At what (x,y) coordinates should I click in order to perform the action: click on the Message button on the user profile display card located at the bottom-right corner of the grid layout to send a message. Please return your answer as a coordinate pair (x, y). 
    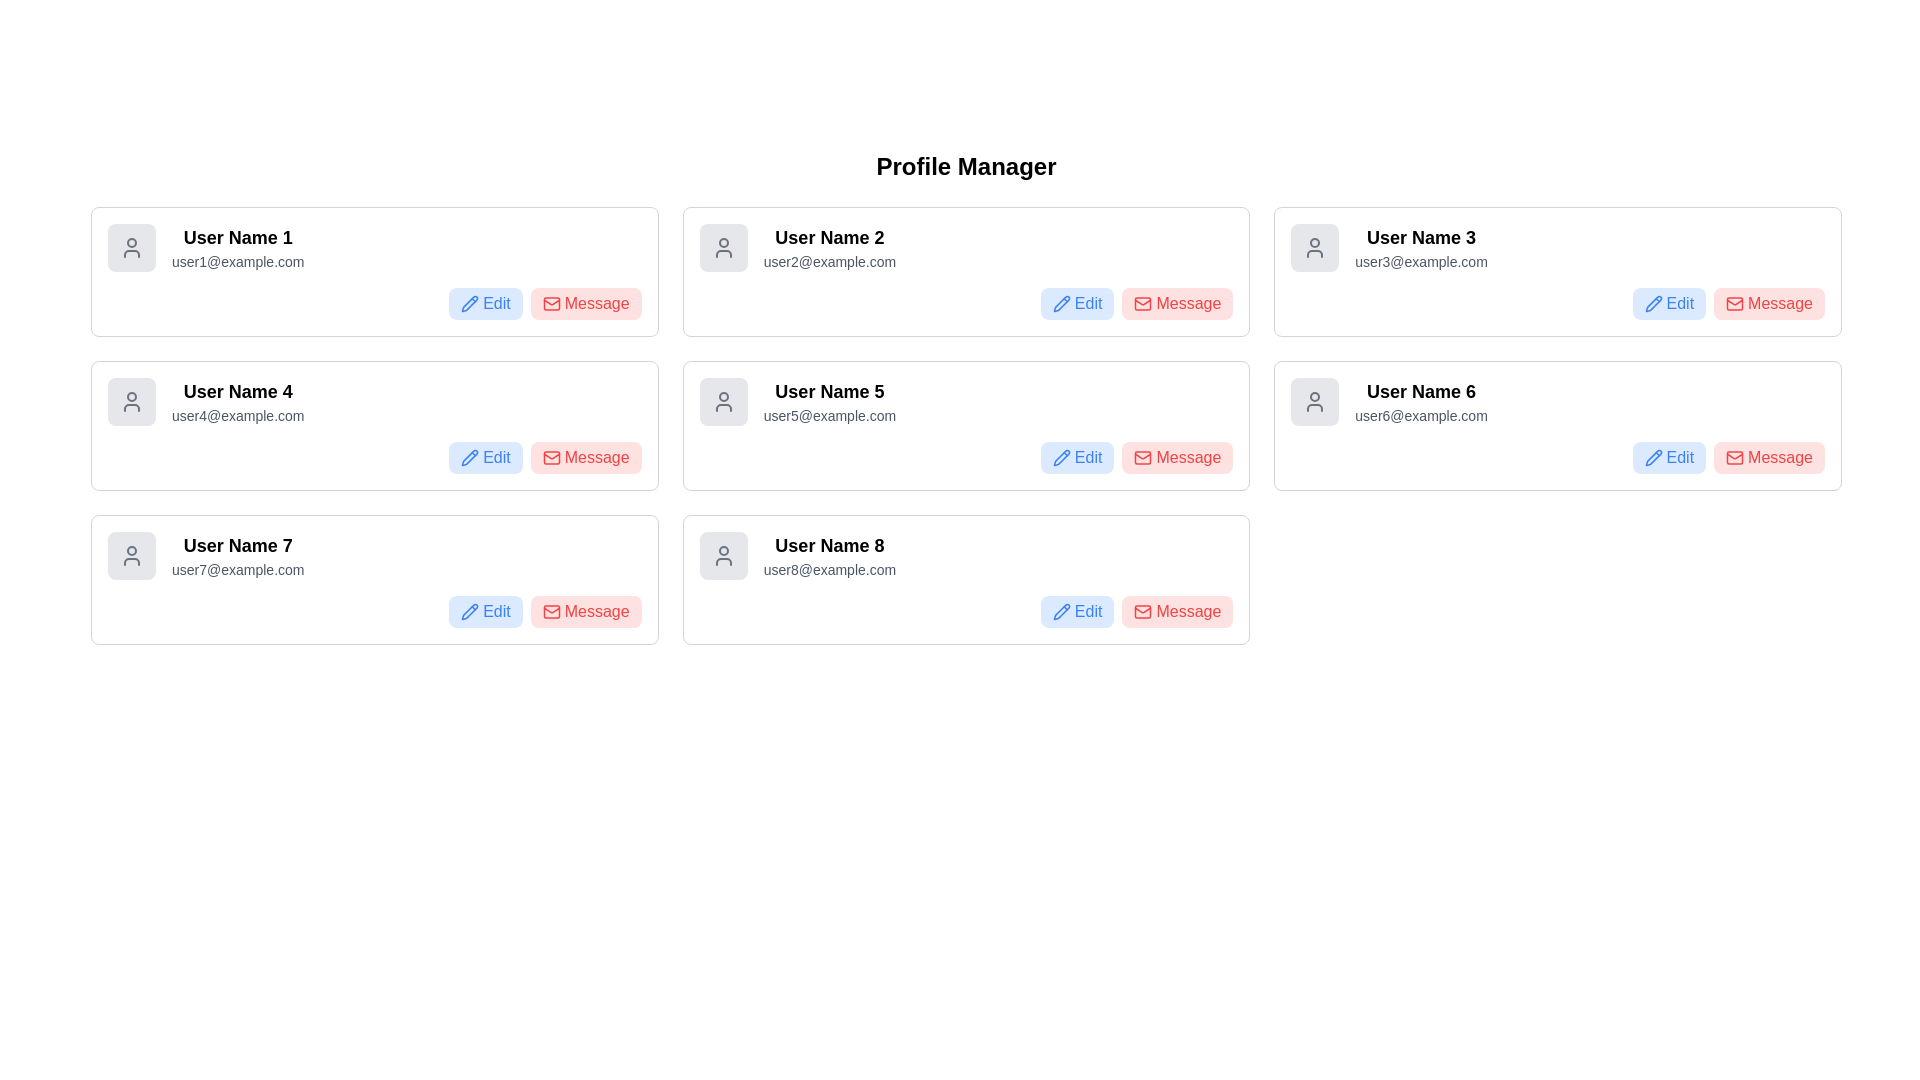
    Looking at the image, I should click on (965, 579).